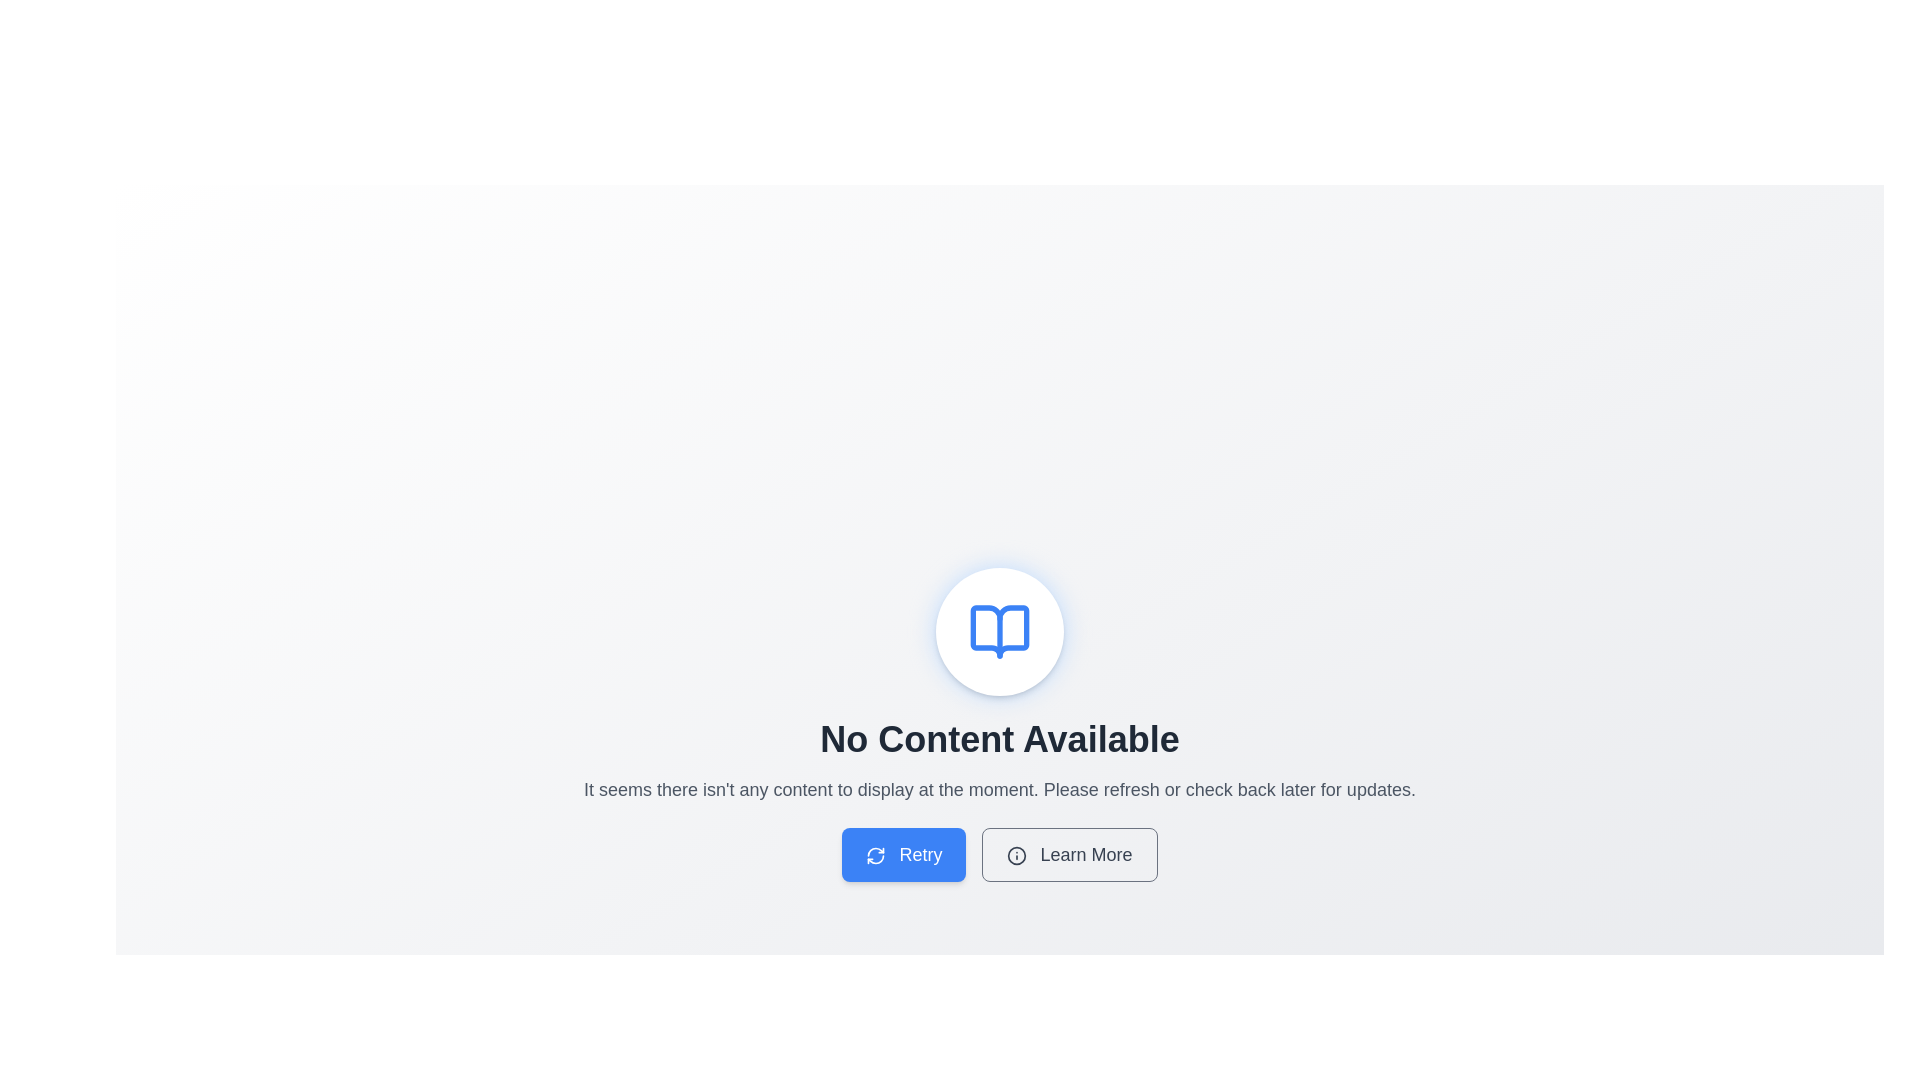 The image size is (1920, 1080). What do you see at coordinates (1069, 855) in the screenshot?
I see `the informational button located at the bottom center of the page, to the right of the 'Retry' button, which provides more details about the message indicating 'No Content Available.'` at bounding box center [1069, 855].